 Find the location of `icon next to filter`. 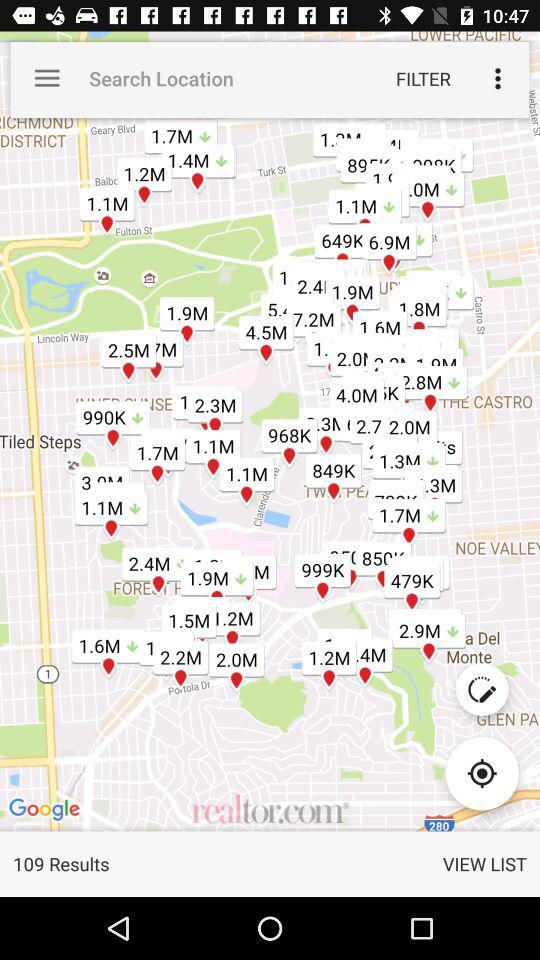

icon next to filter is located at coordinates (496, 78).